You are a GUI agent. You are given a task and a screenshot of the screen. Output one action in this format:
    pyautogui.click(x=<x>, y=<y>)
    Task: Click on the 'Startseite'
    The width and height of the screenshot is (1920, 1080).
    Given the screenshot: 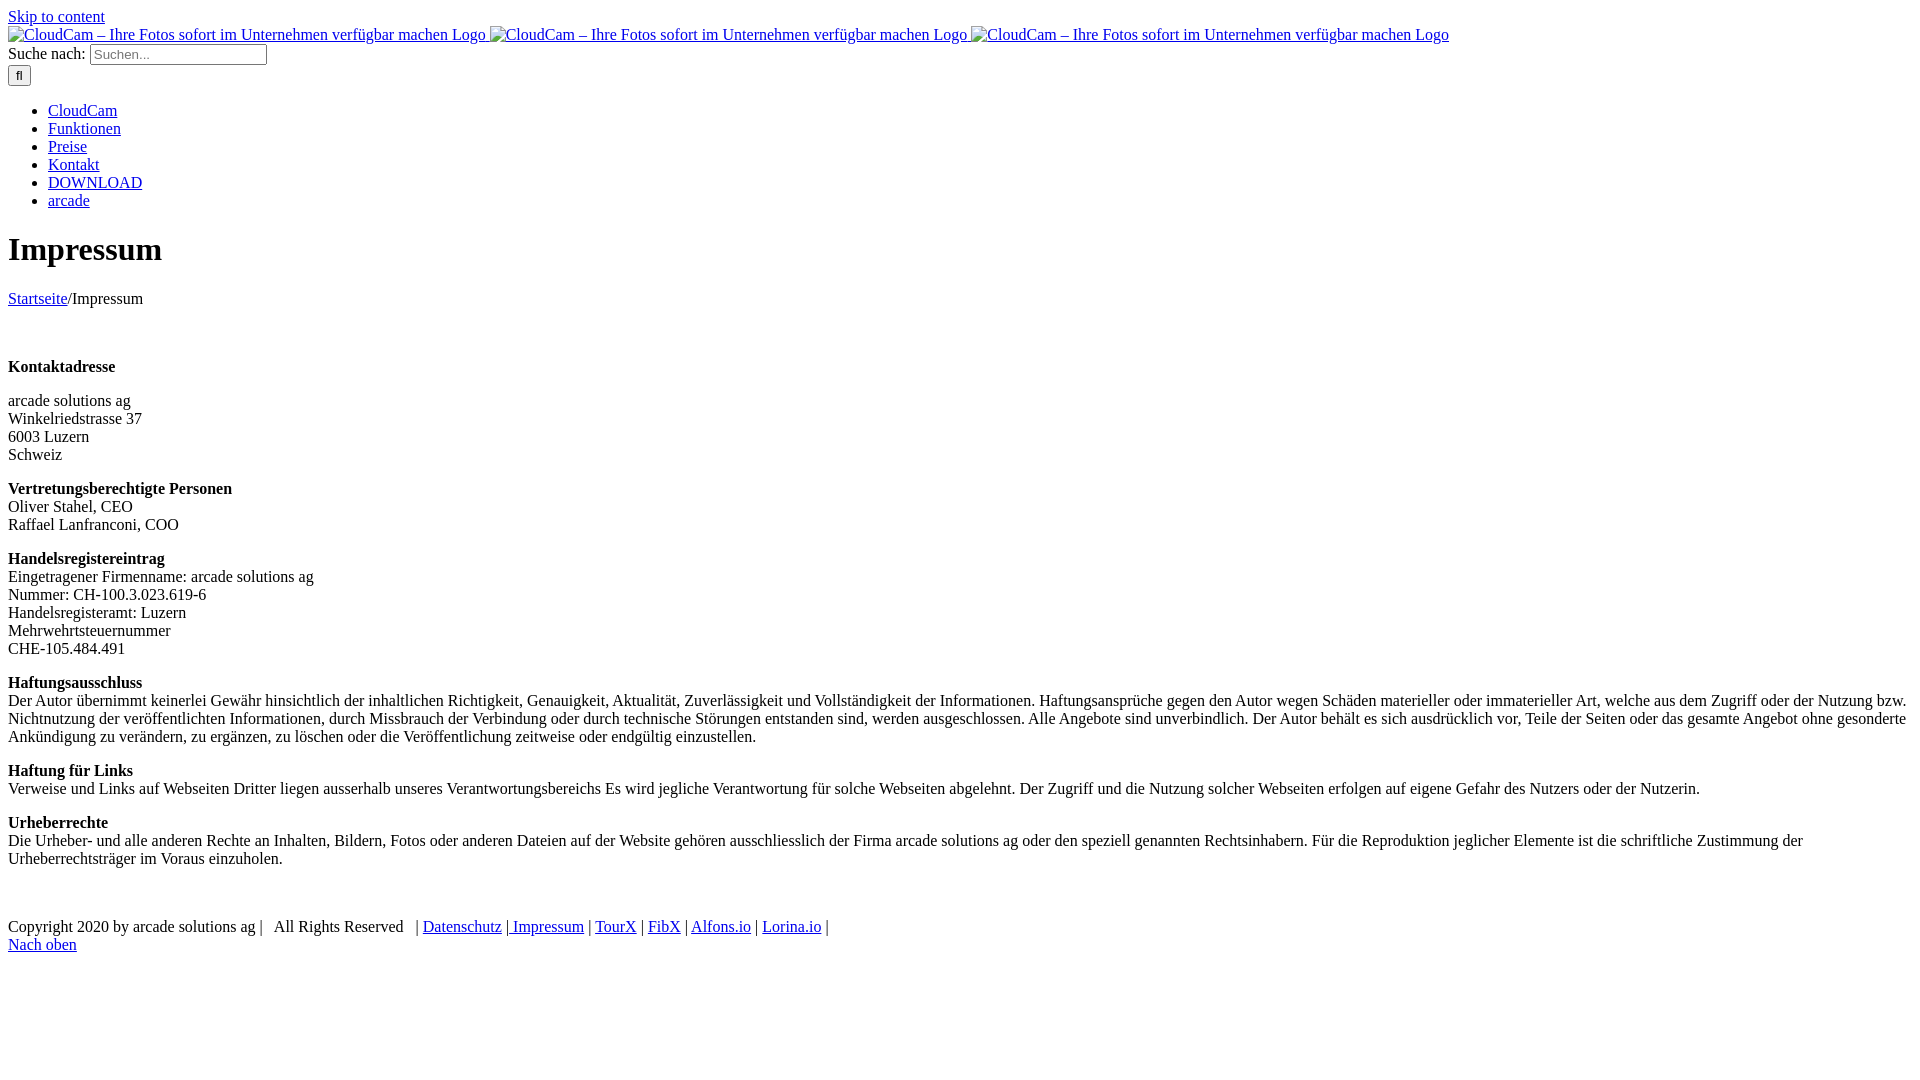 What is the action you would take?
    pyautogui.click(x=38, y=298)
    